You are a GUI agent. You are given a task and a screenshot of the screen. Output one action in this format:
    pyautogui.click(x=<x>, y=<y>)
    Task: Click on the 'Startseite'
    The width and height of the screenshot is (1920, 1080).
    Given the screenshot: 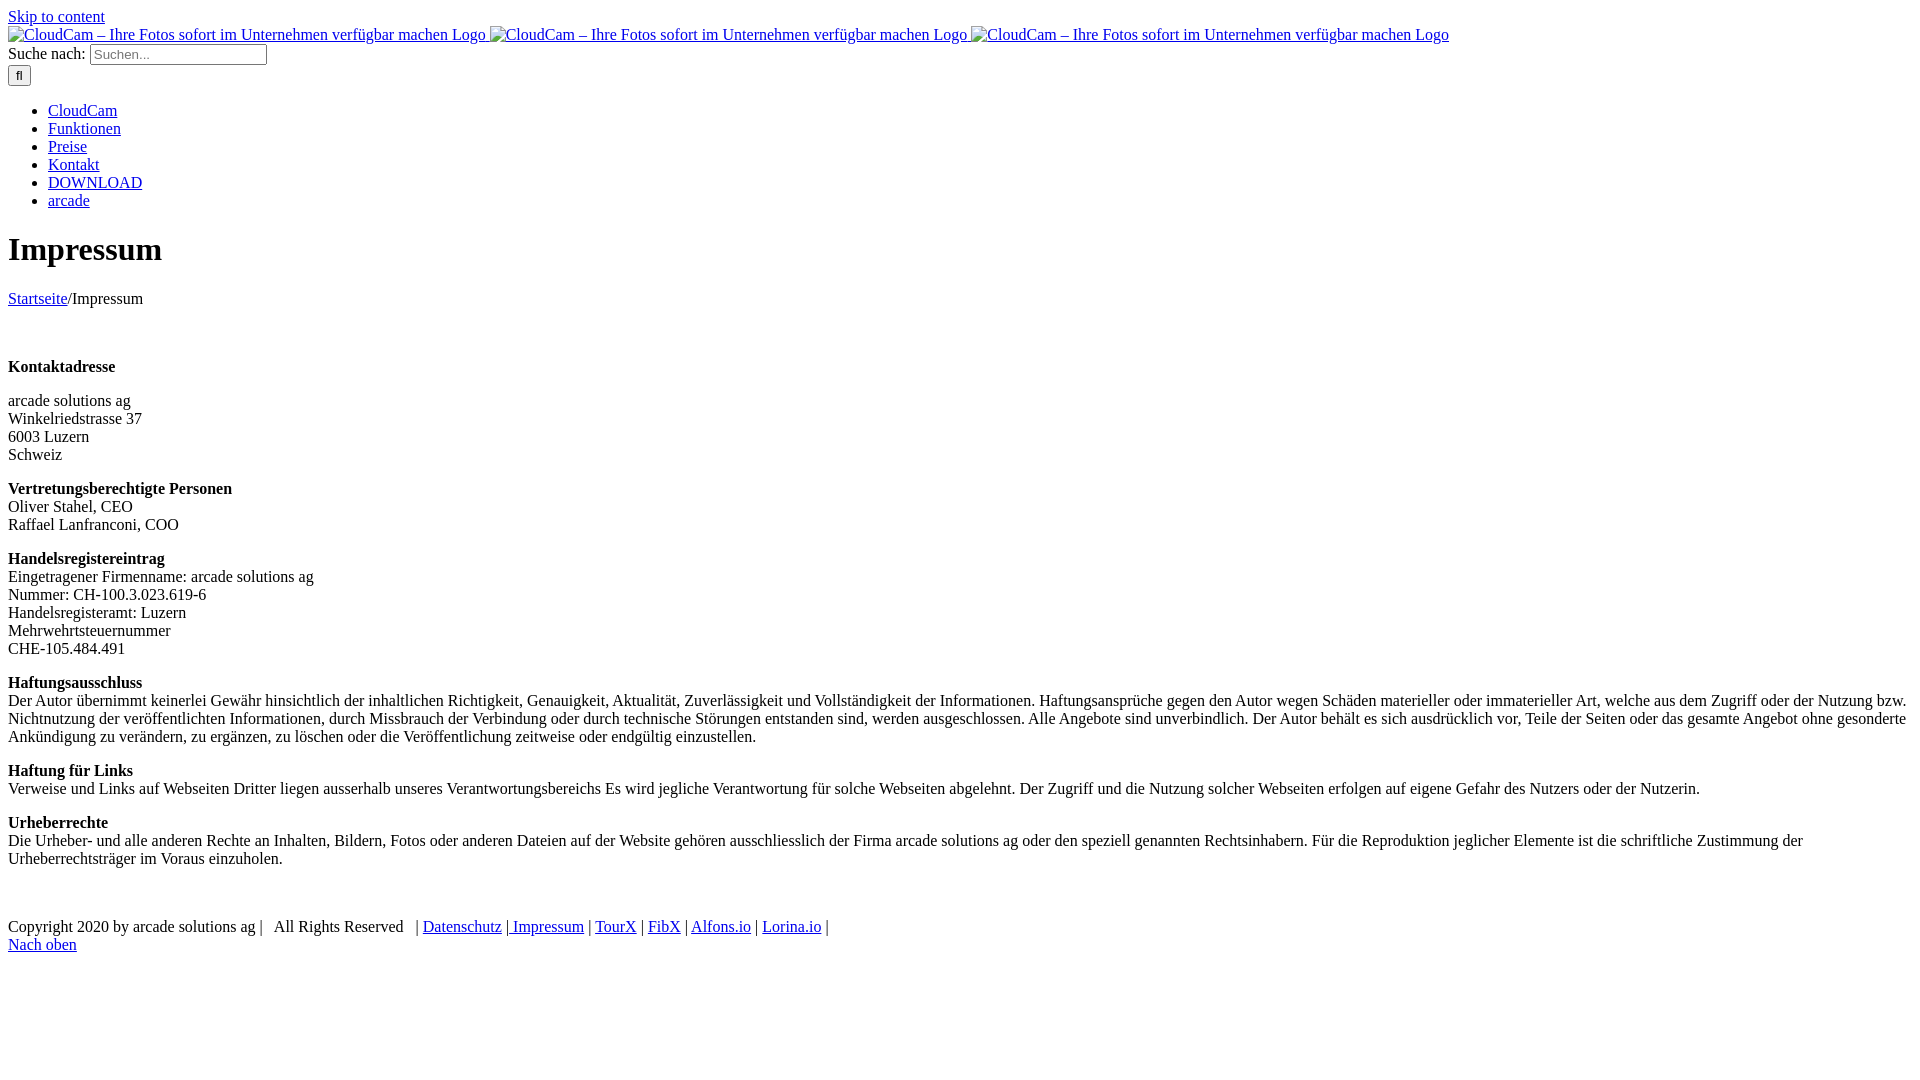 What is the action you would take?
    pyautogui.click(x=38, y=298)
    